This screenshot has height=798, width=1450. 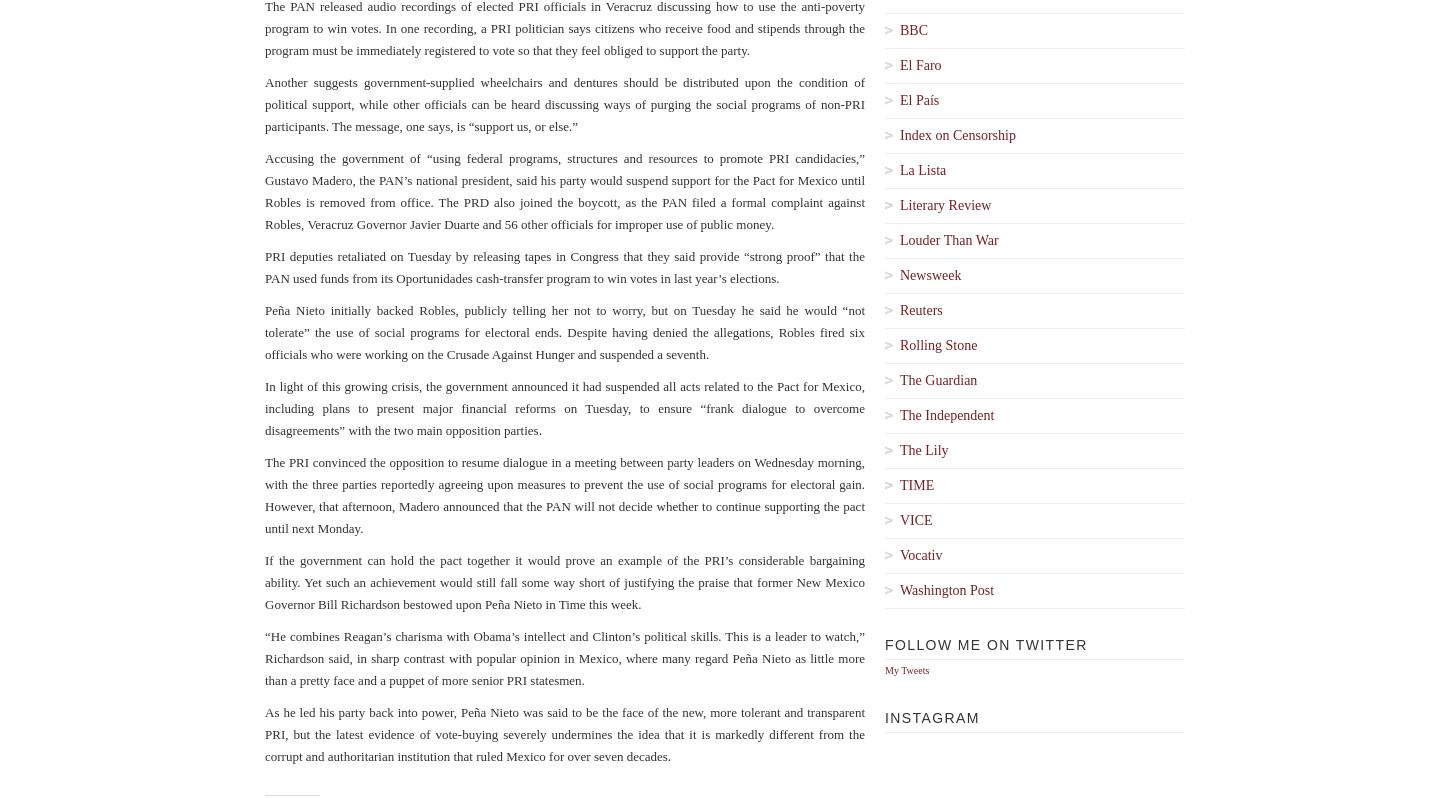 I want to click on 'Peña Nieto initially backed Robles, publicly telling her not to worry, but on Tuesday he said he would “not tolerate” the use of social programs for electoral ends. Despite having denied the allegations, Robles fired six officials who were working on the Crusade Against Hunger and suspended a seventh.', so click(x=565, y=332).